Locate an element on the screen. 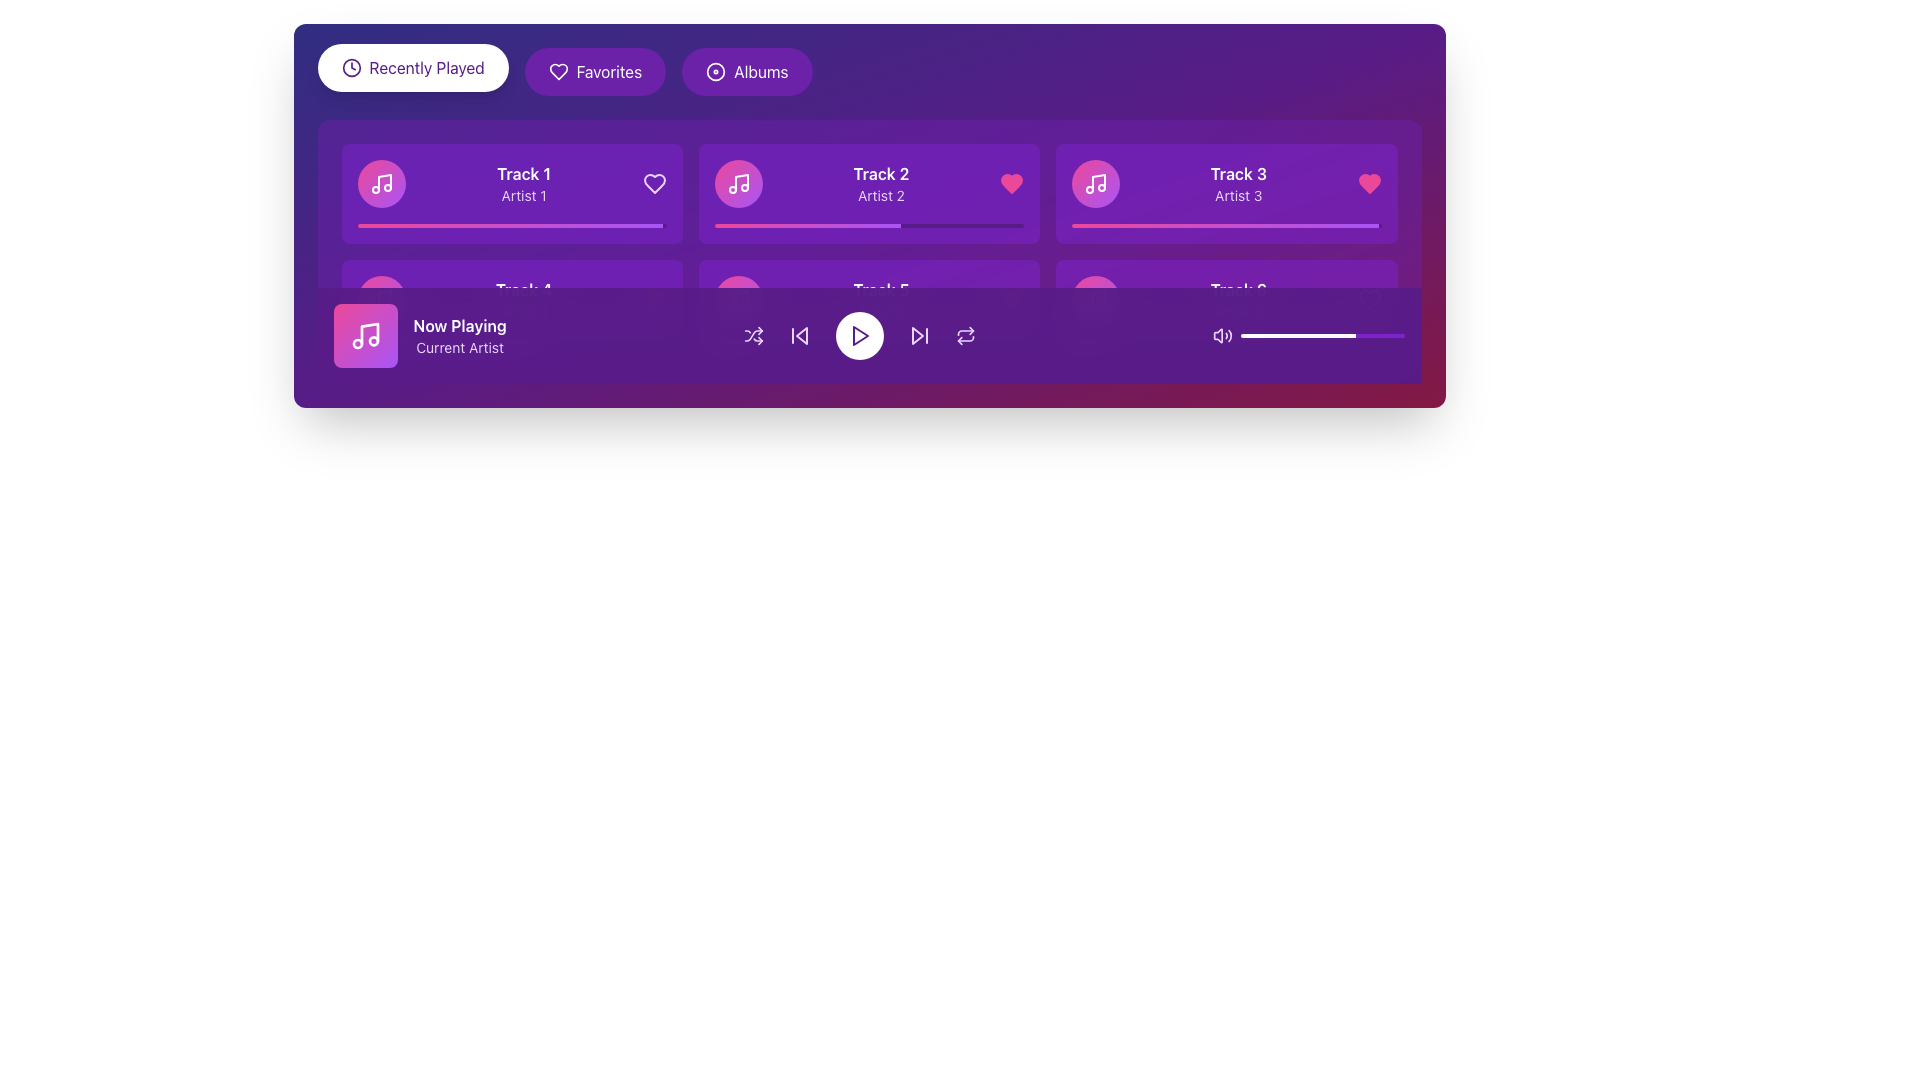 The image size is (1920, 1080). the stem of the music note within the music icon located in the top left corner of the second card (Track 2, Artist 2) is located at coordinates (740, 182).